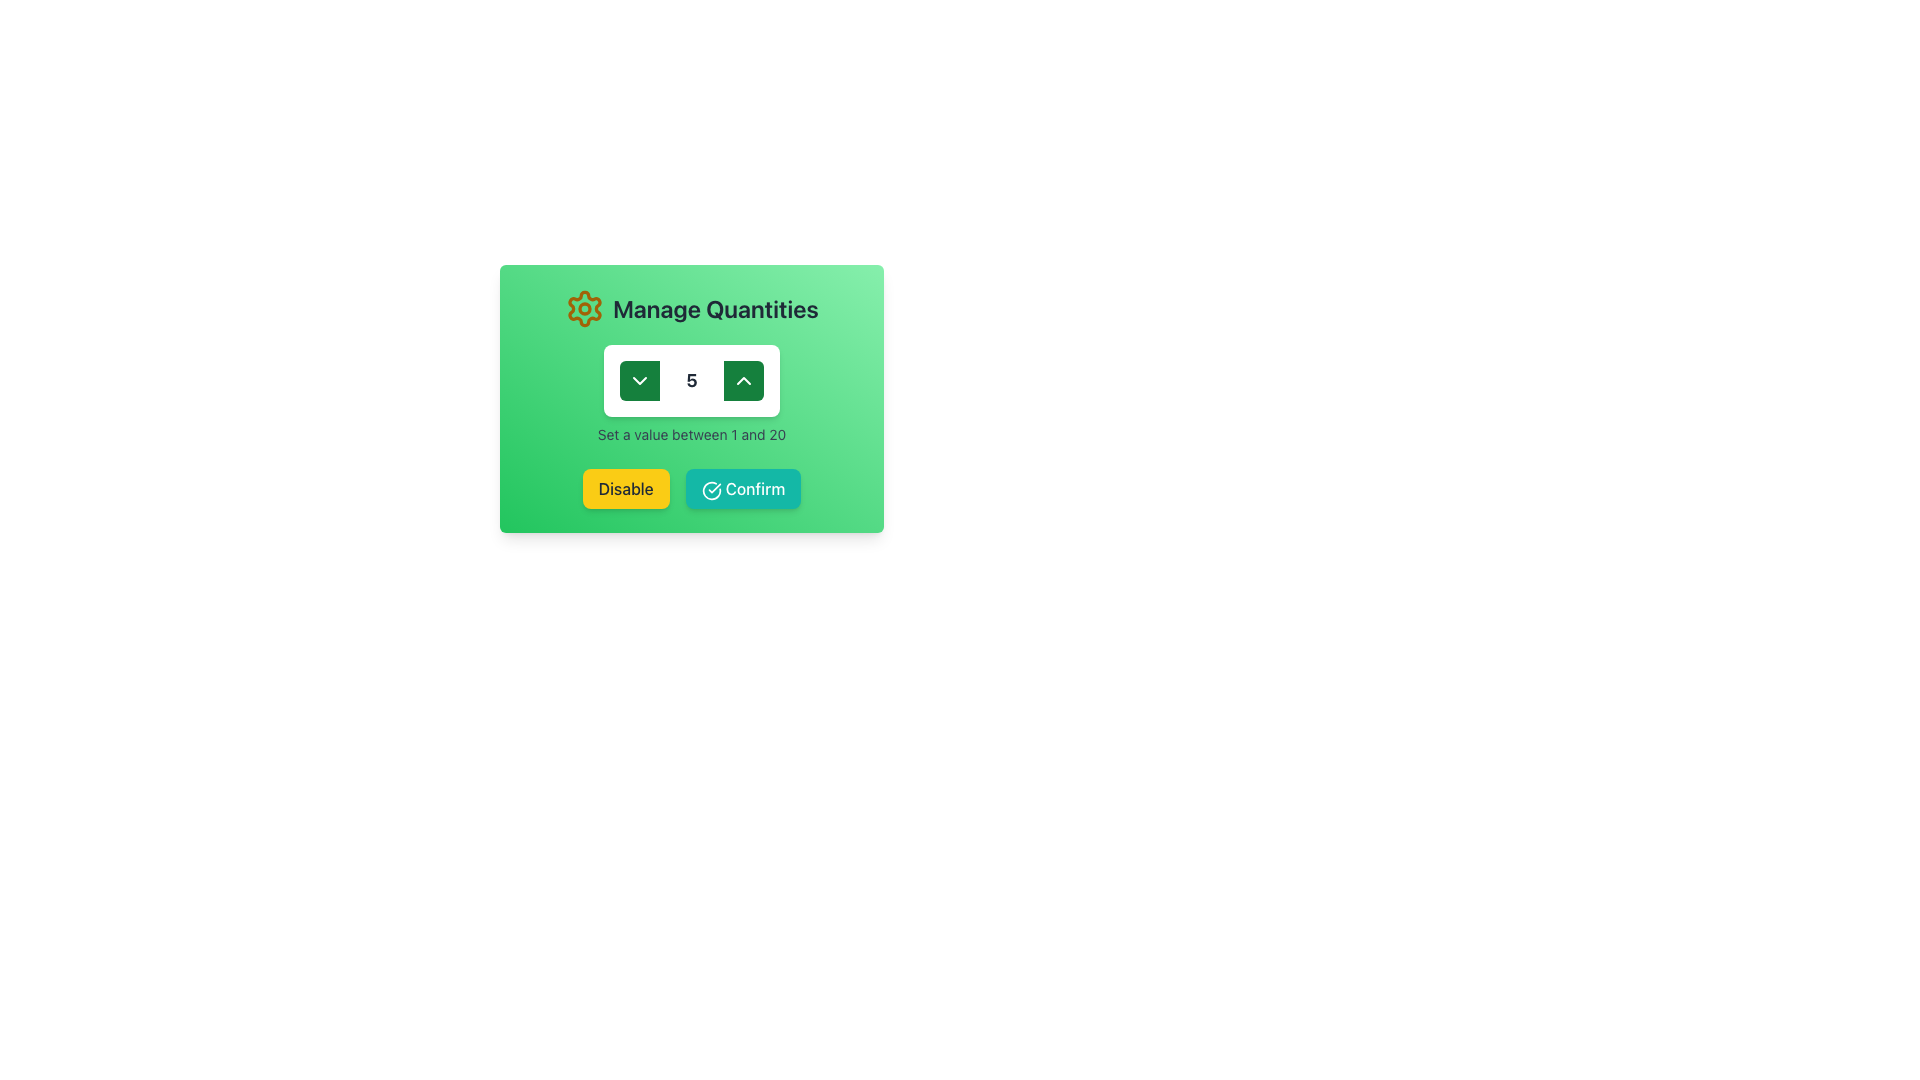  What do you see at coordinates (691, 381) in the screenshot?
I see `the numeric value displayed in the center field of the composite component consisting of upward and downward arrow buttons and a numeric display` at bounding box center [691, 381].